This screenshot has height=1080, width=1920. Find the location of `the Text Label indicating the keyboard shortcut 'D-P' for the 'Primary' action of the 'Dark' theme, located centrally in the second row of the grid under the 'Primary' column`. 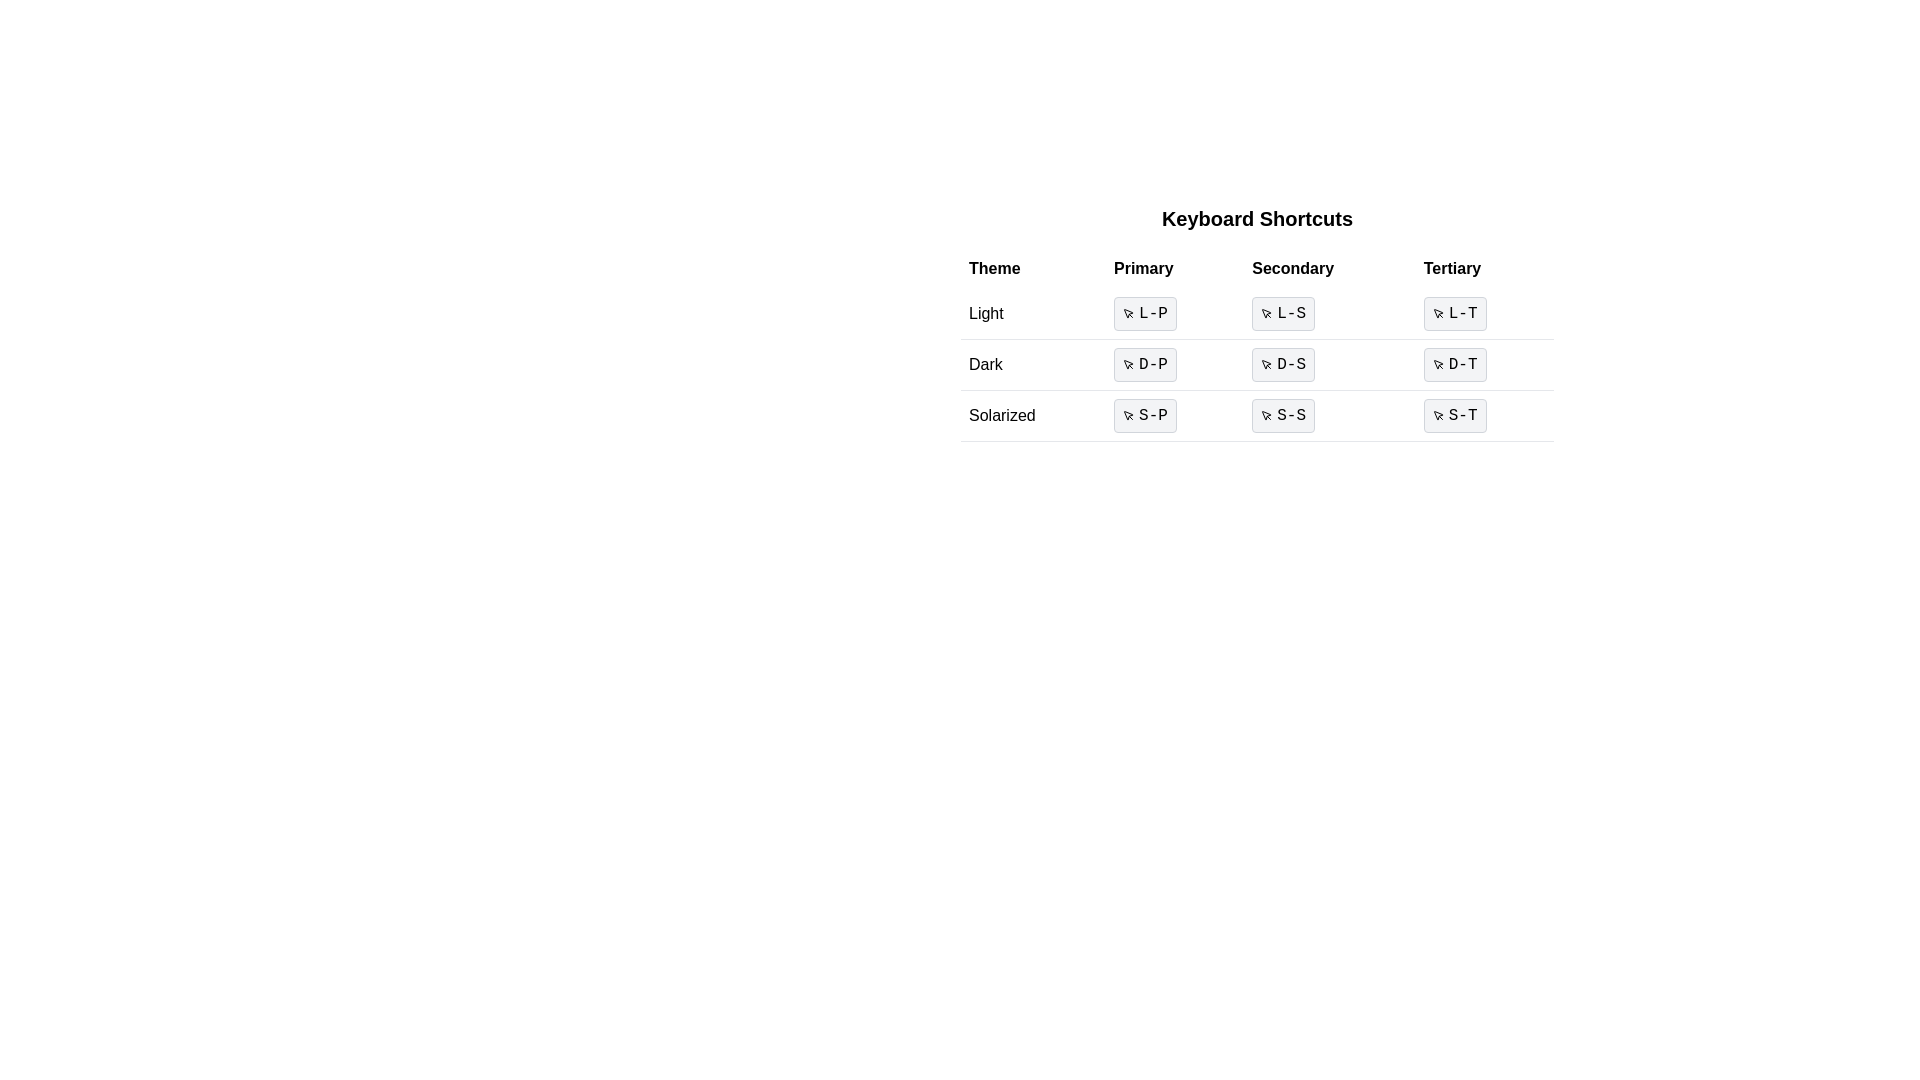

the Text Label indicating the keyboard shortcut 'D-P' for the 'Primary' action of the 'Dark' theme, located centrally in the second row of the grid under the 'Primary' column is located at coordinates (1153, 365).